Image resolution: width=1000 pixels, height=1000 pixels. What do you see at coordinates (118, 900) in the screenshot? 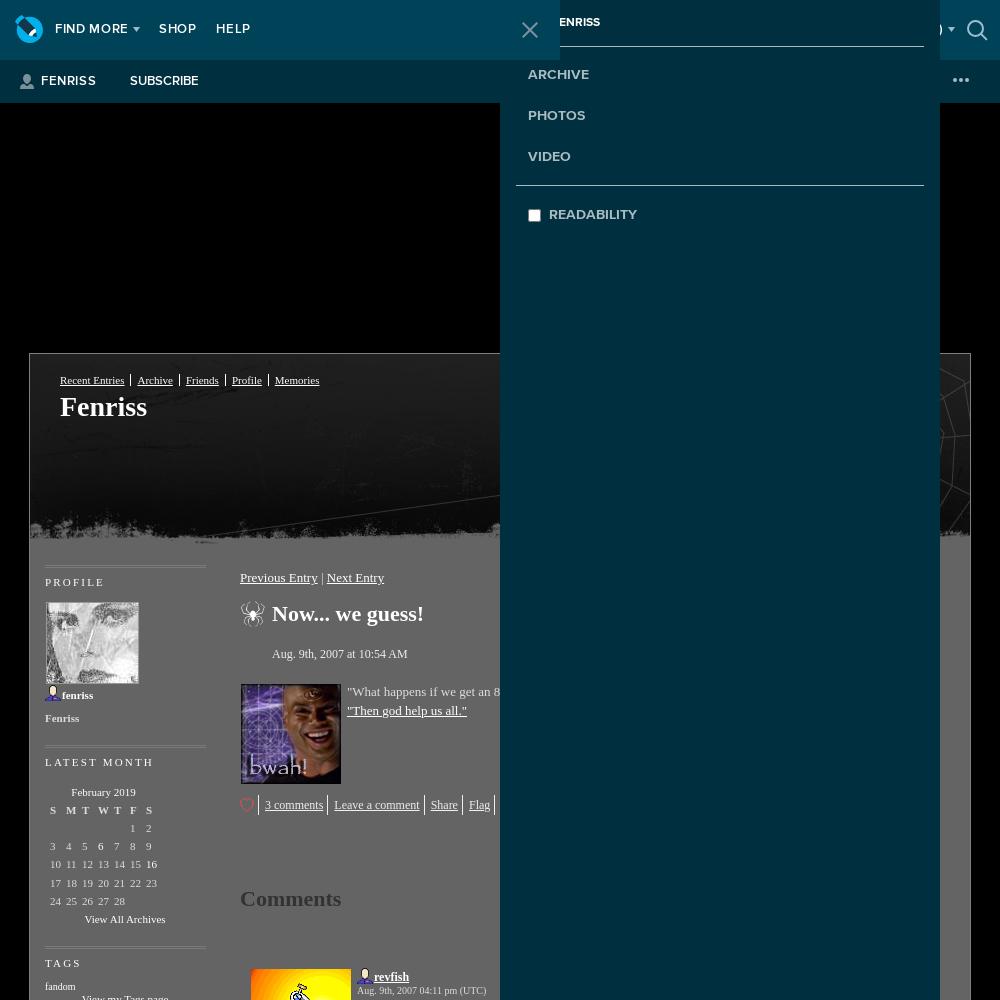
I see `'28'` at bounding box center [118, 900].